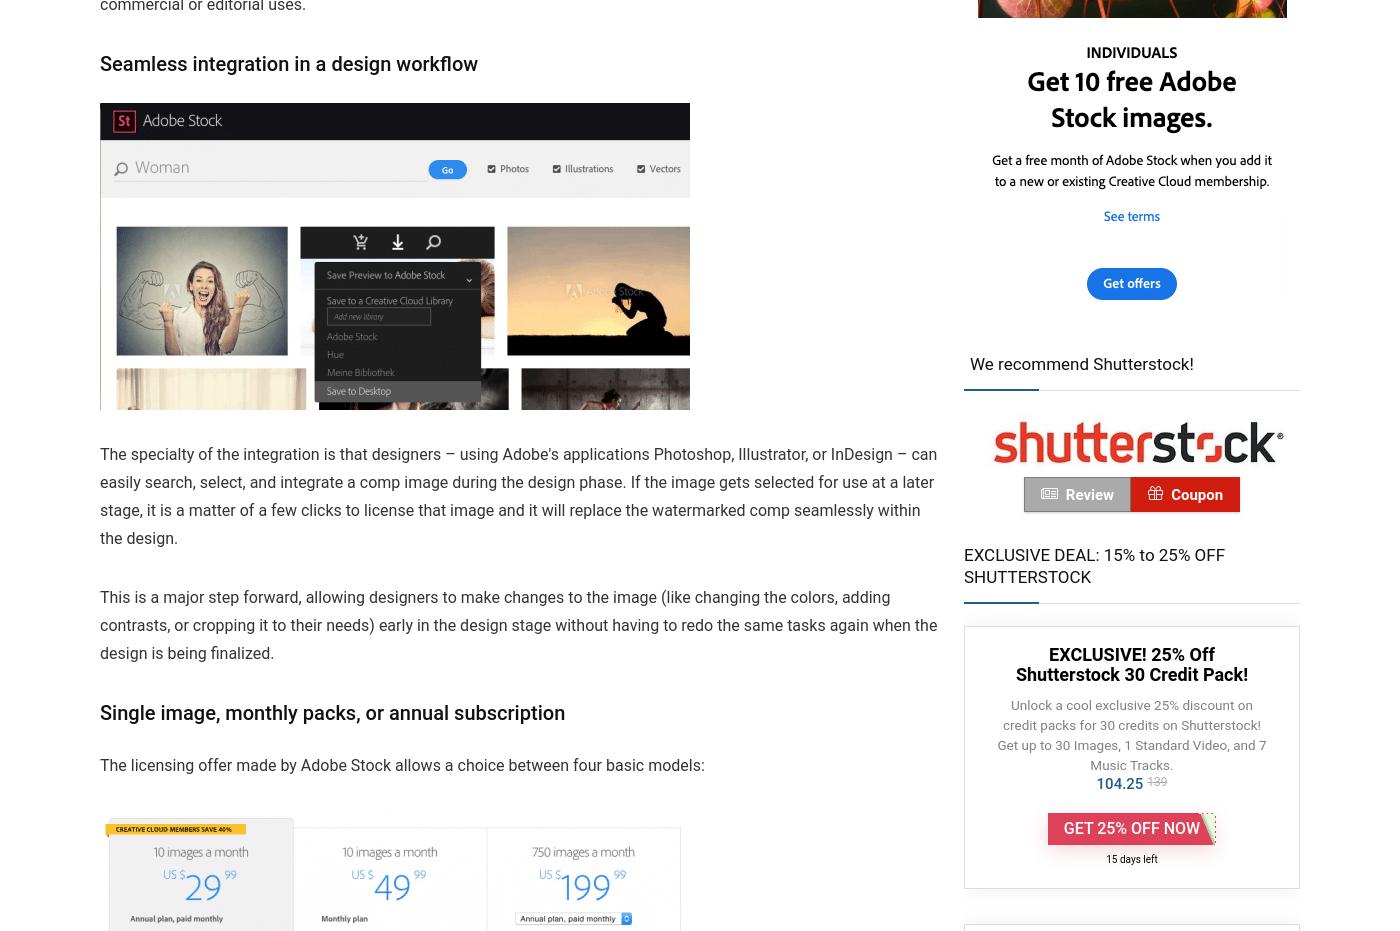 This screenshot has width=1400, height=931. Describe the element at coordinates (558, 759) in the screenshot. I see `'Terms of Use'` at that location.